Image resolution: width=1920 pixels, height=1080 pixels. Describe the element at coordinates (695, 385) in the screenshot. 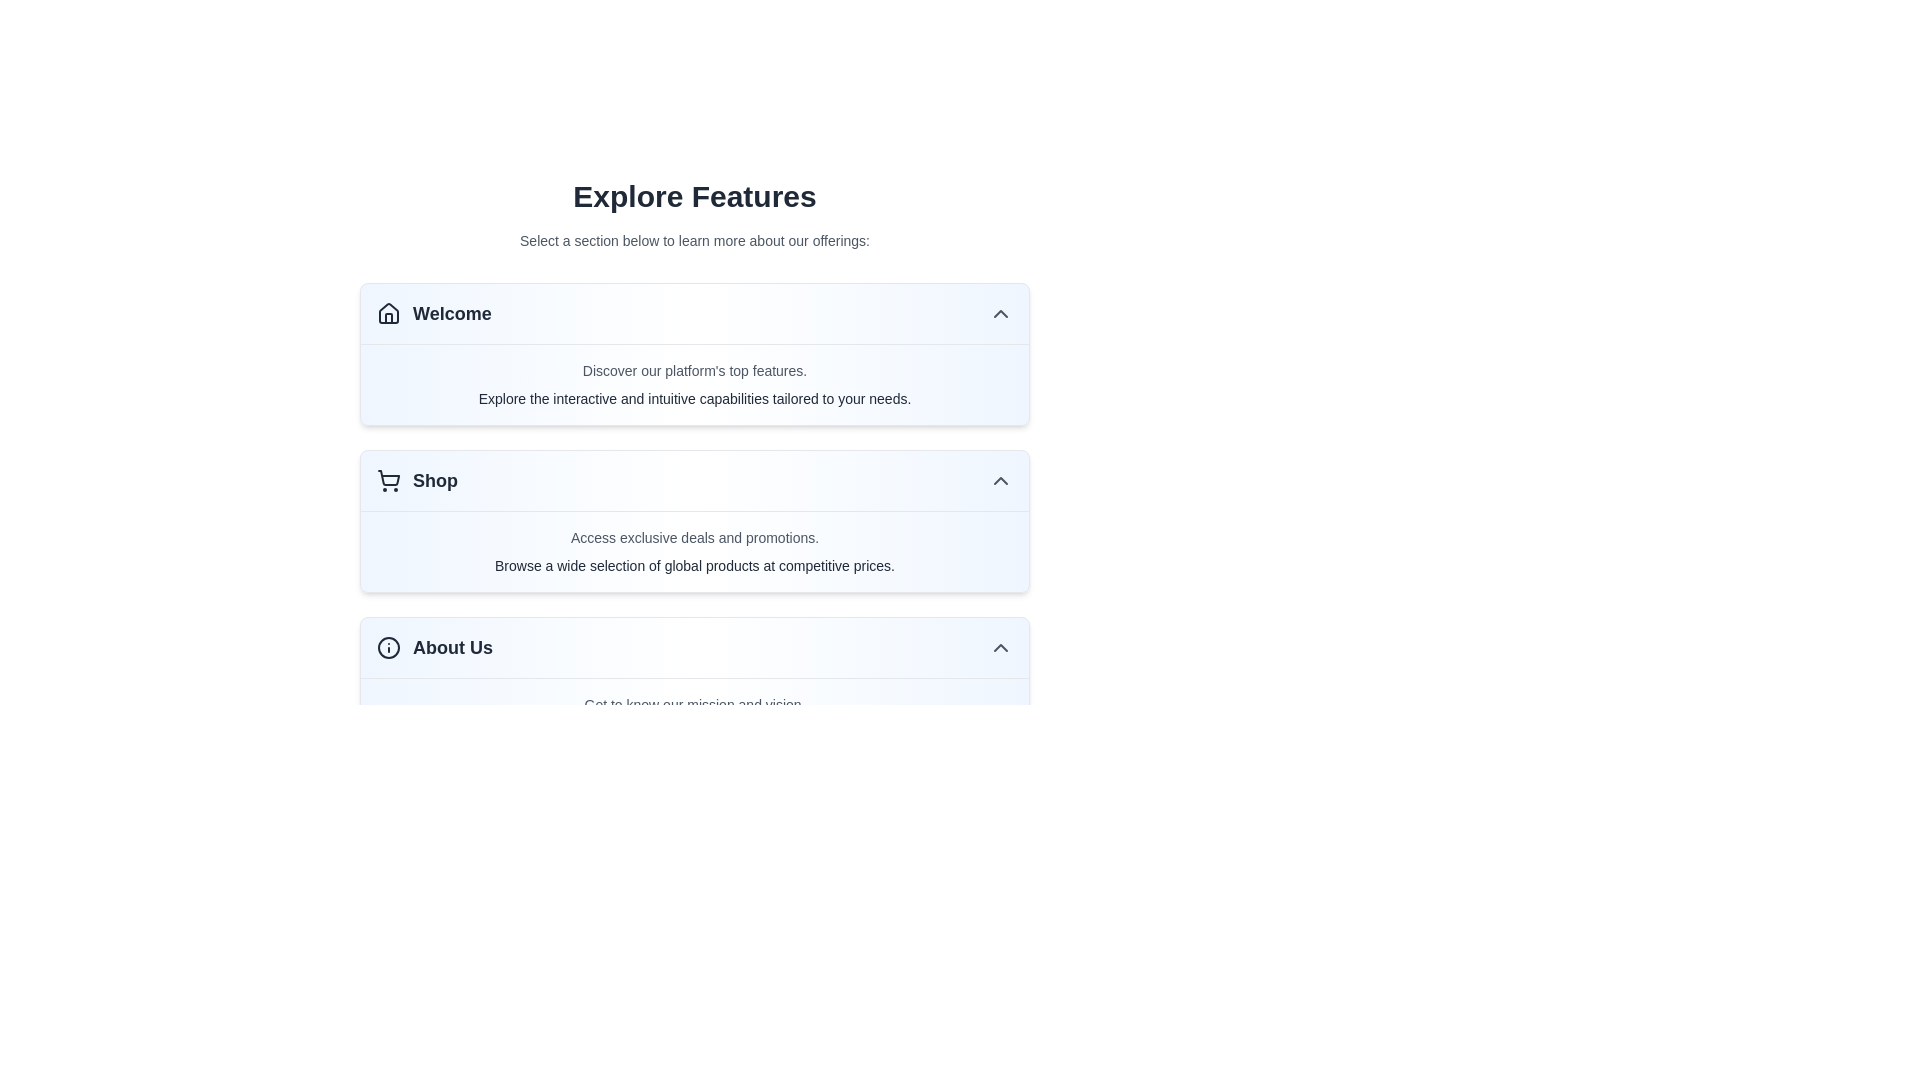

I see `the informational text component located below the 'Welcome' title in the 'Explore Features' section` at that location.